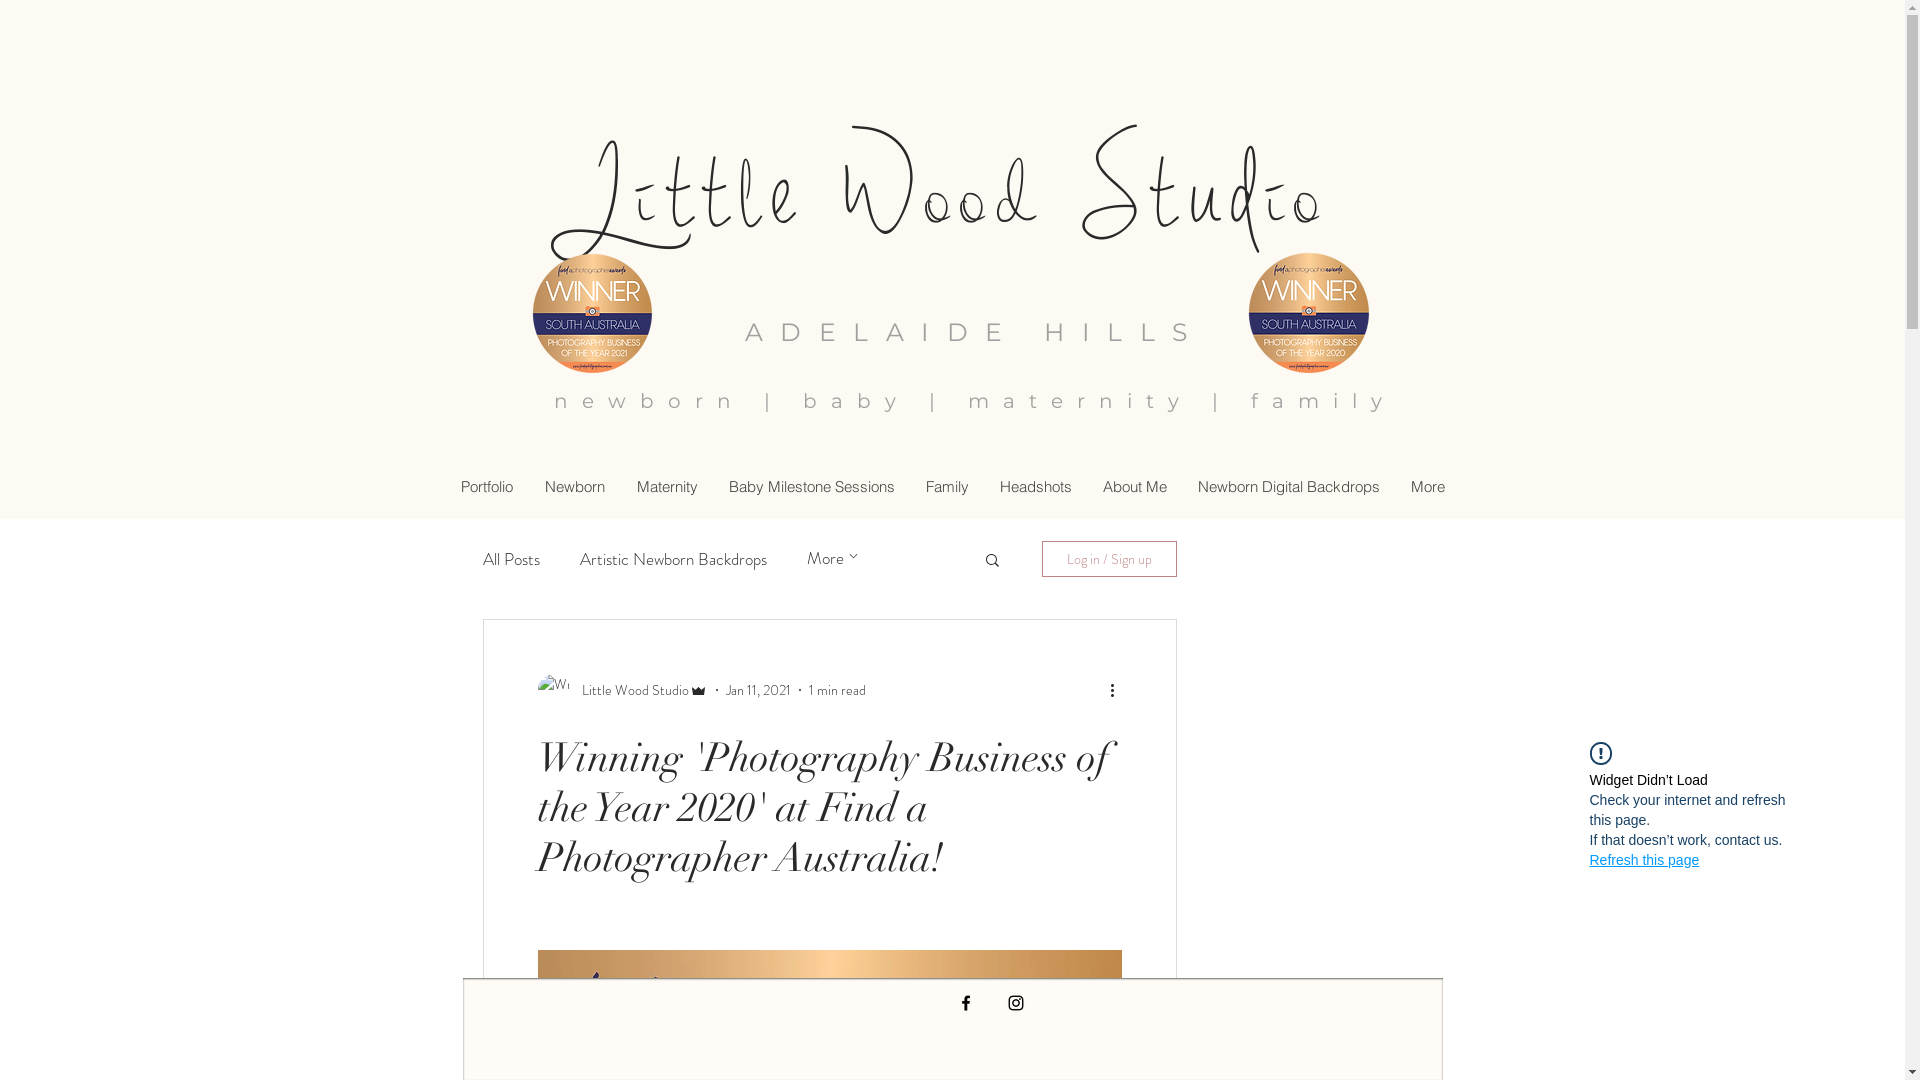 This screenshot has height=1080, width=1920. Describe the element at coordinates (573, 486) in the screenshot. I see `'Newborn'` at that location.